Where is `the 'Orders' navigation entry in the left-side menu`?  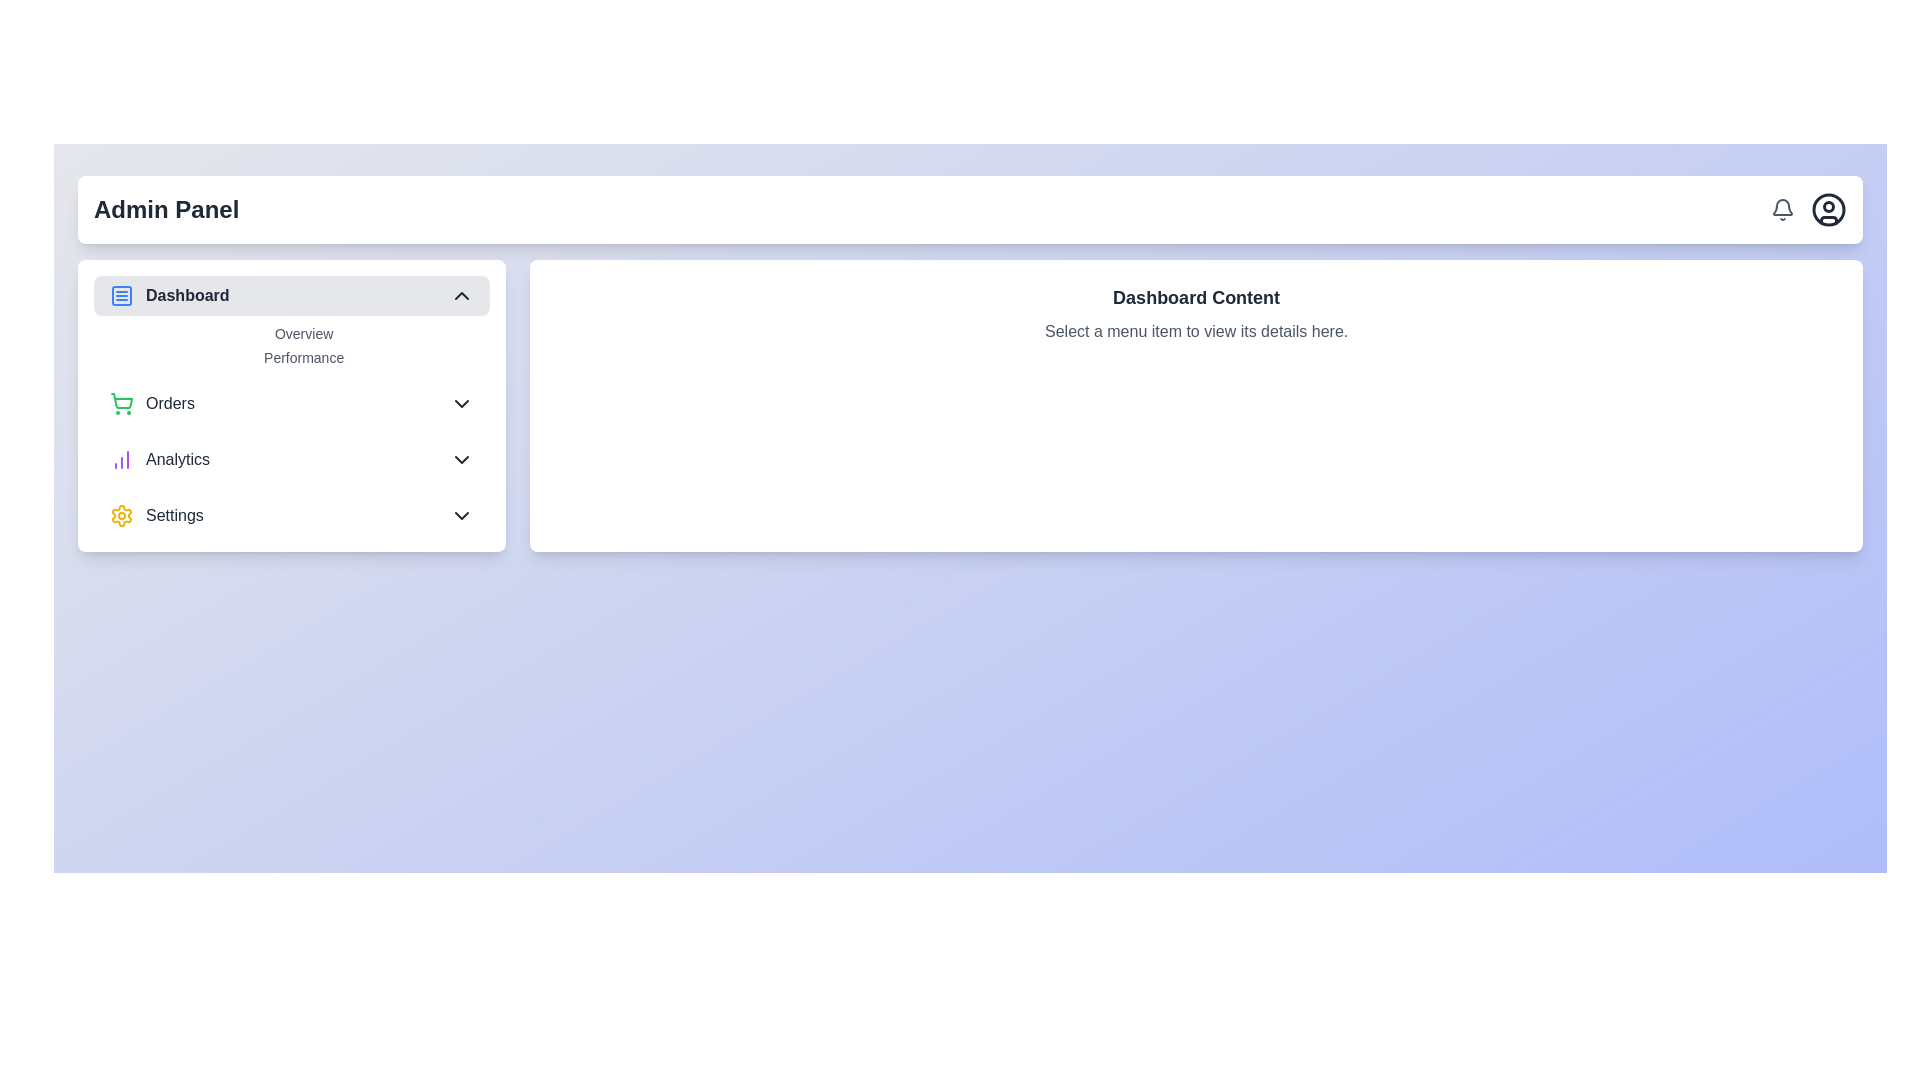 the 'Orders' navigation entry in the left-side menu is located at coordinates (291, 405).